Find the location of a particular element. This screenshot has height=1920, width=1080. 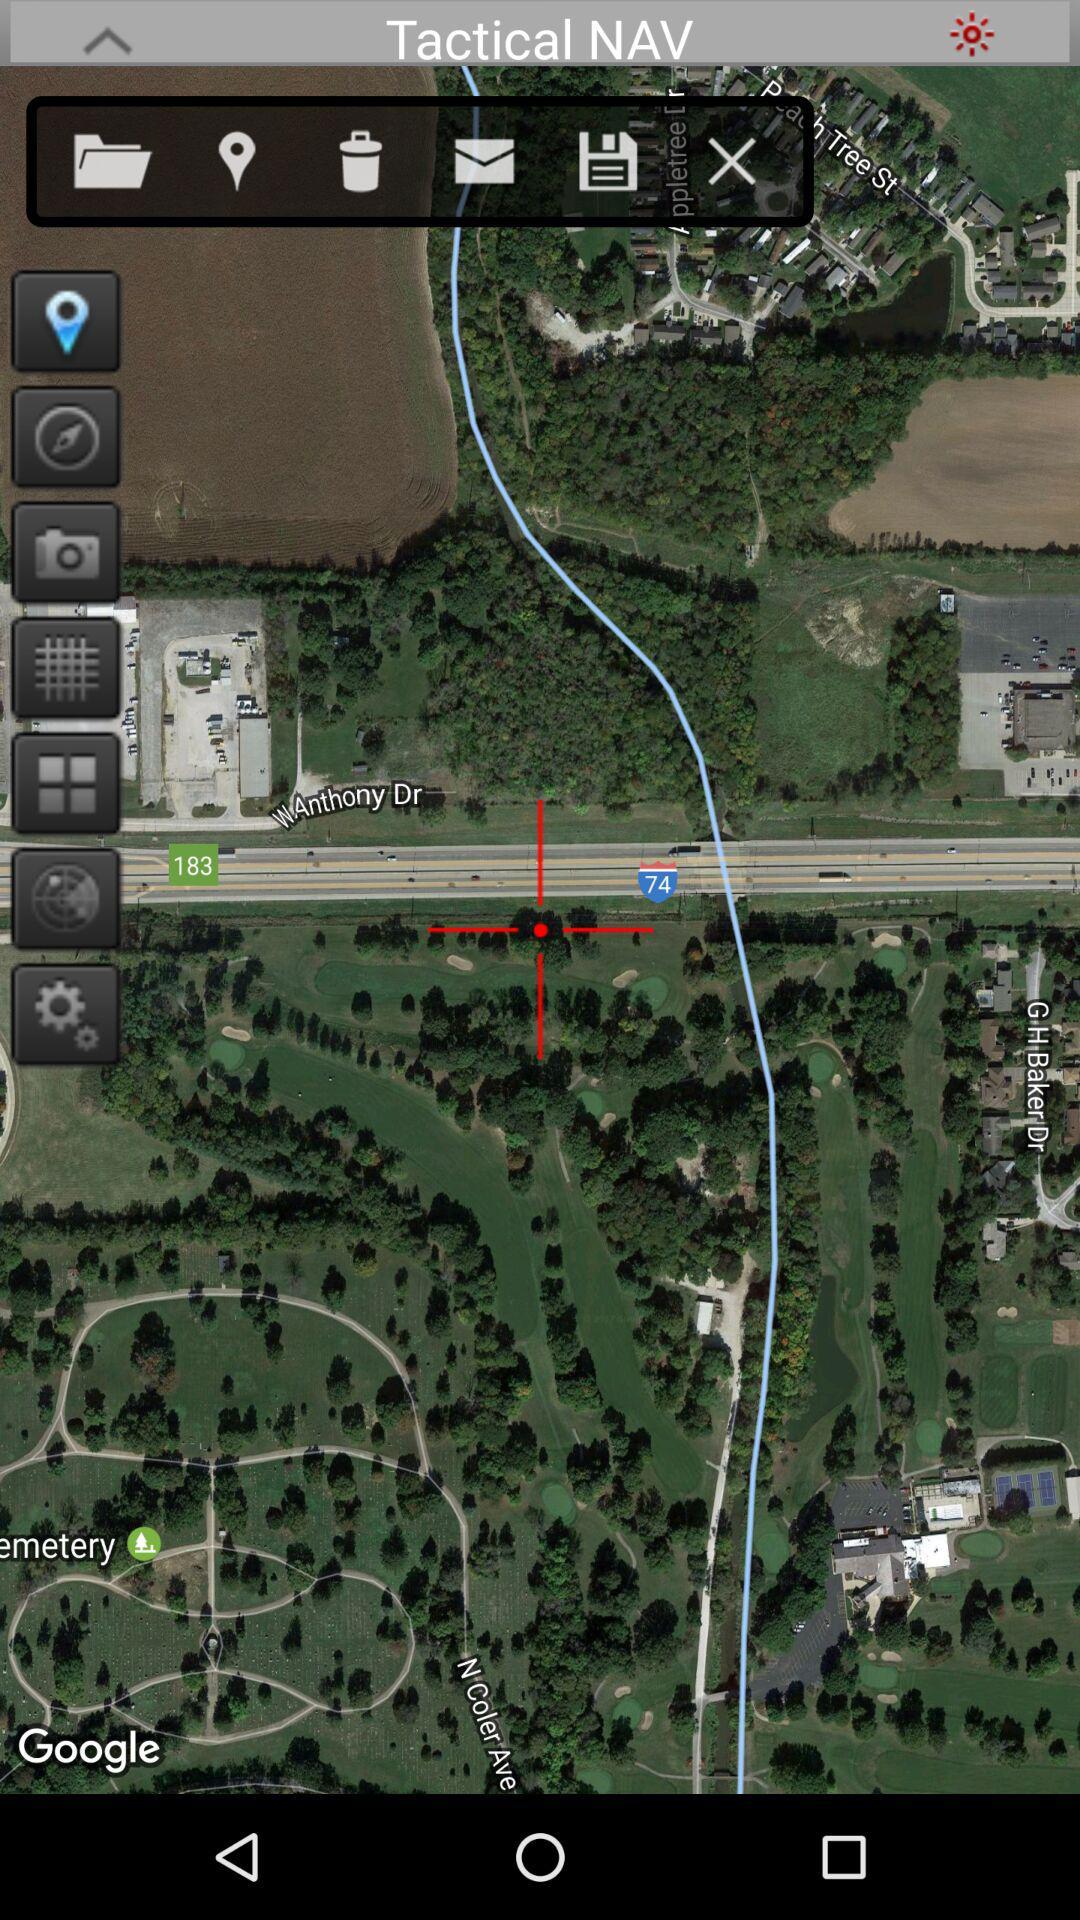

the close icon is located at coordinates (751, 168).